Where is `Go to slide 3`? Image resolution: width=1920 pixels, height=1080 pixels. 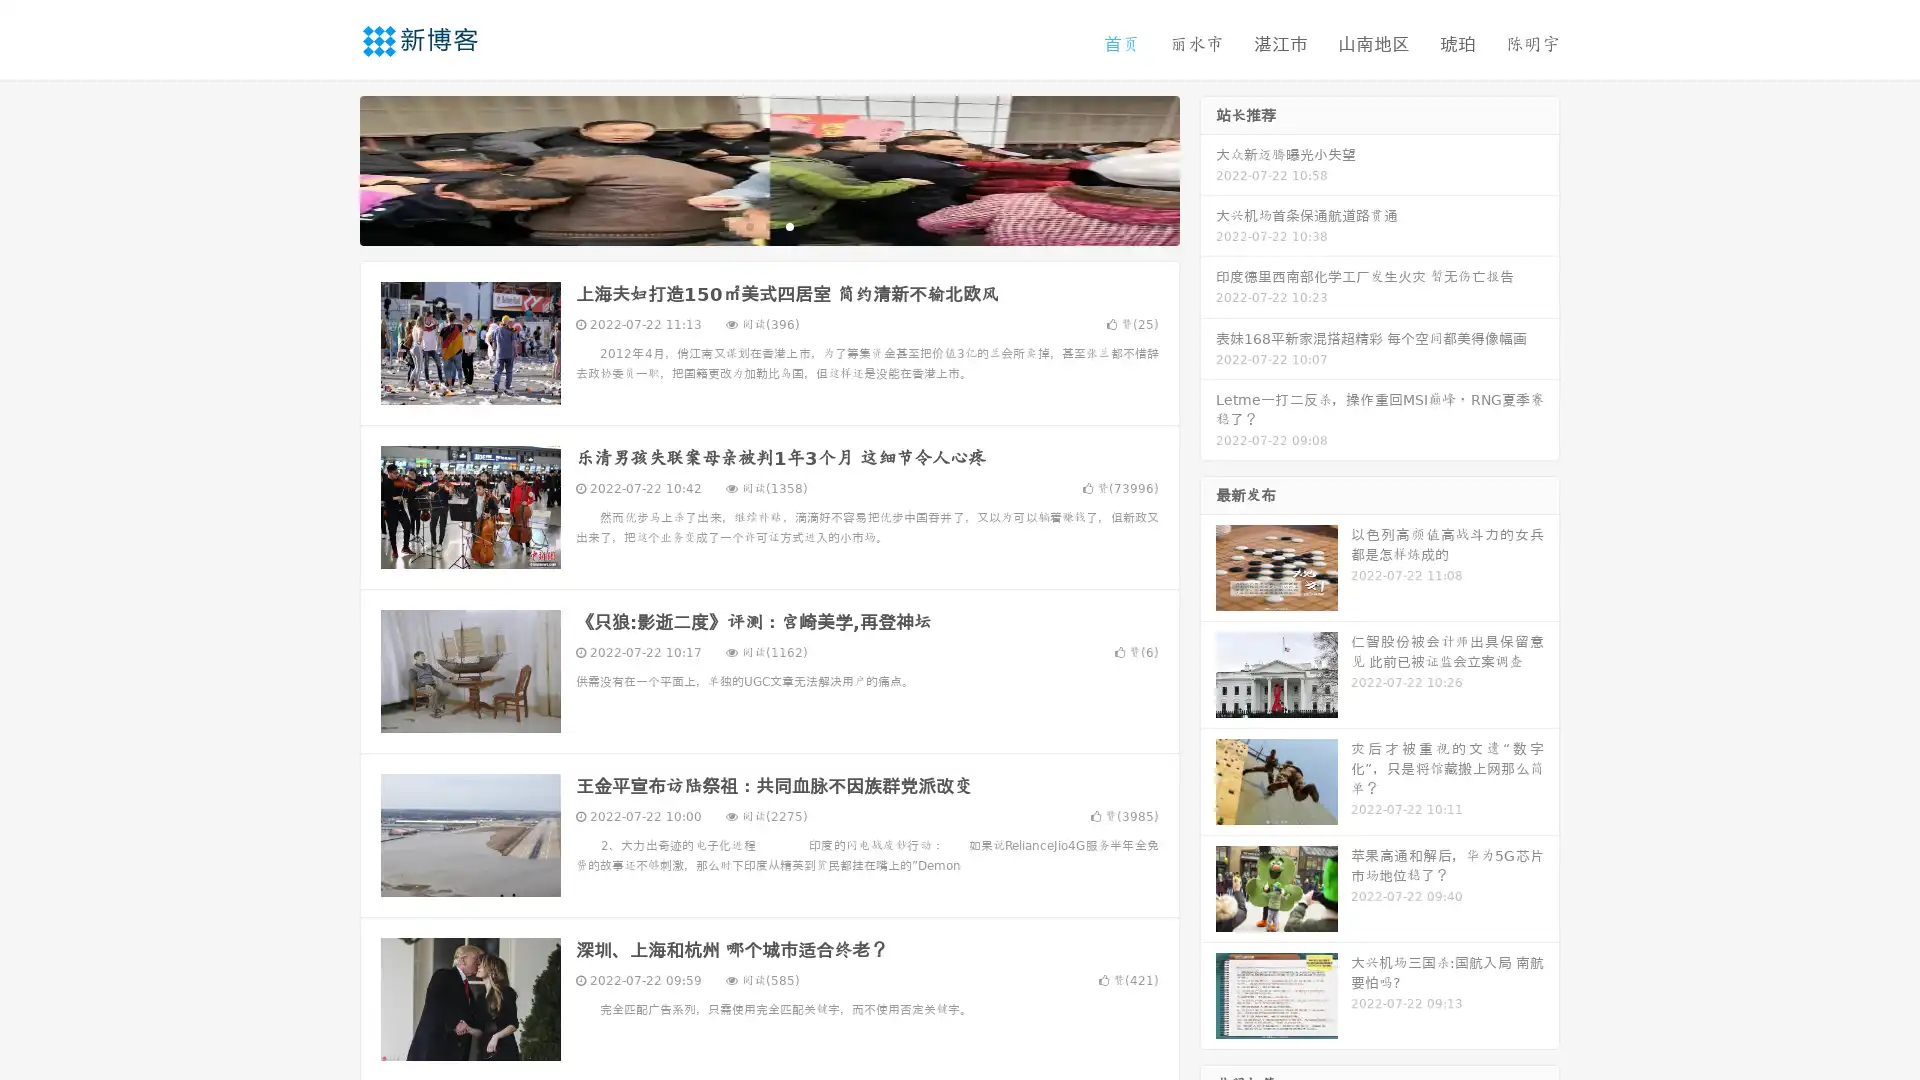 Go to slide 3 is located at coordinates (789, 225).